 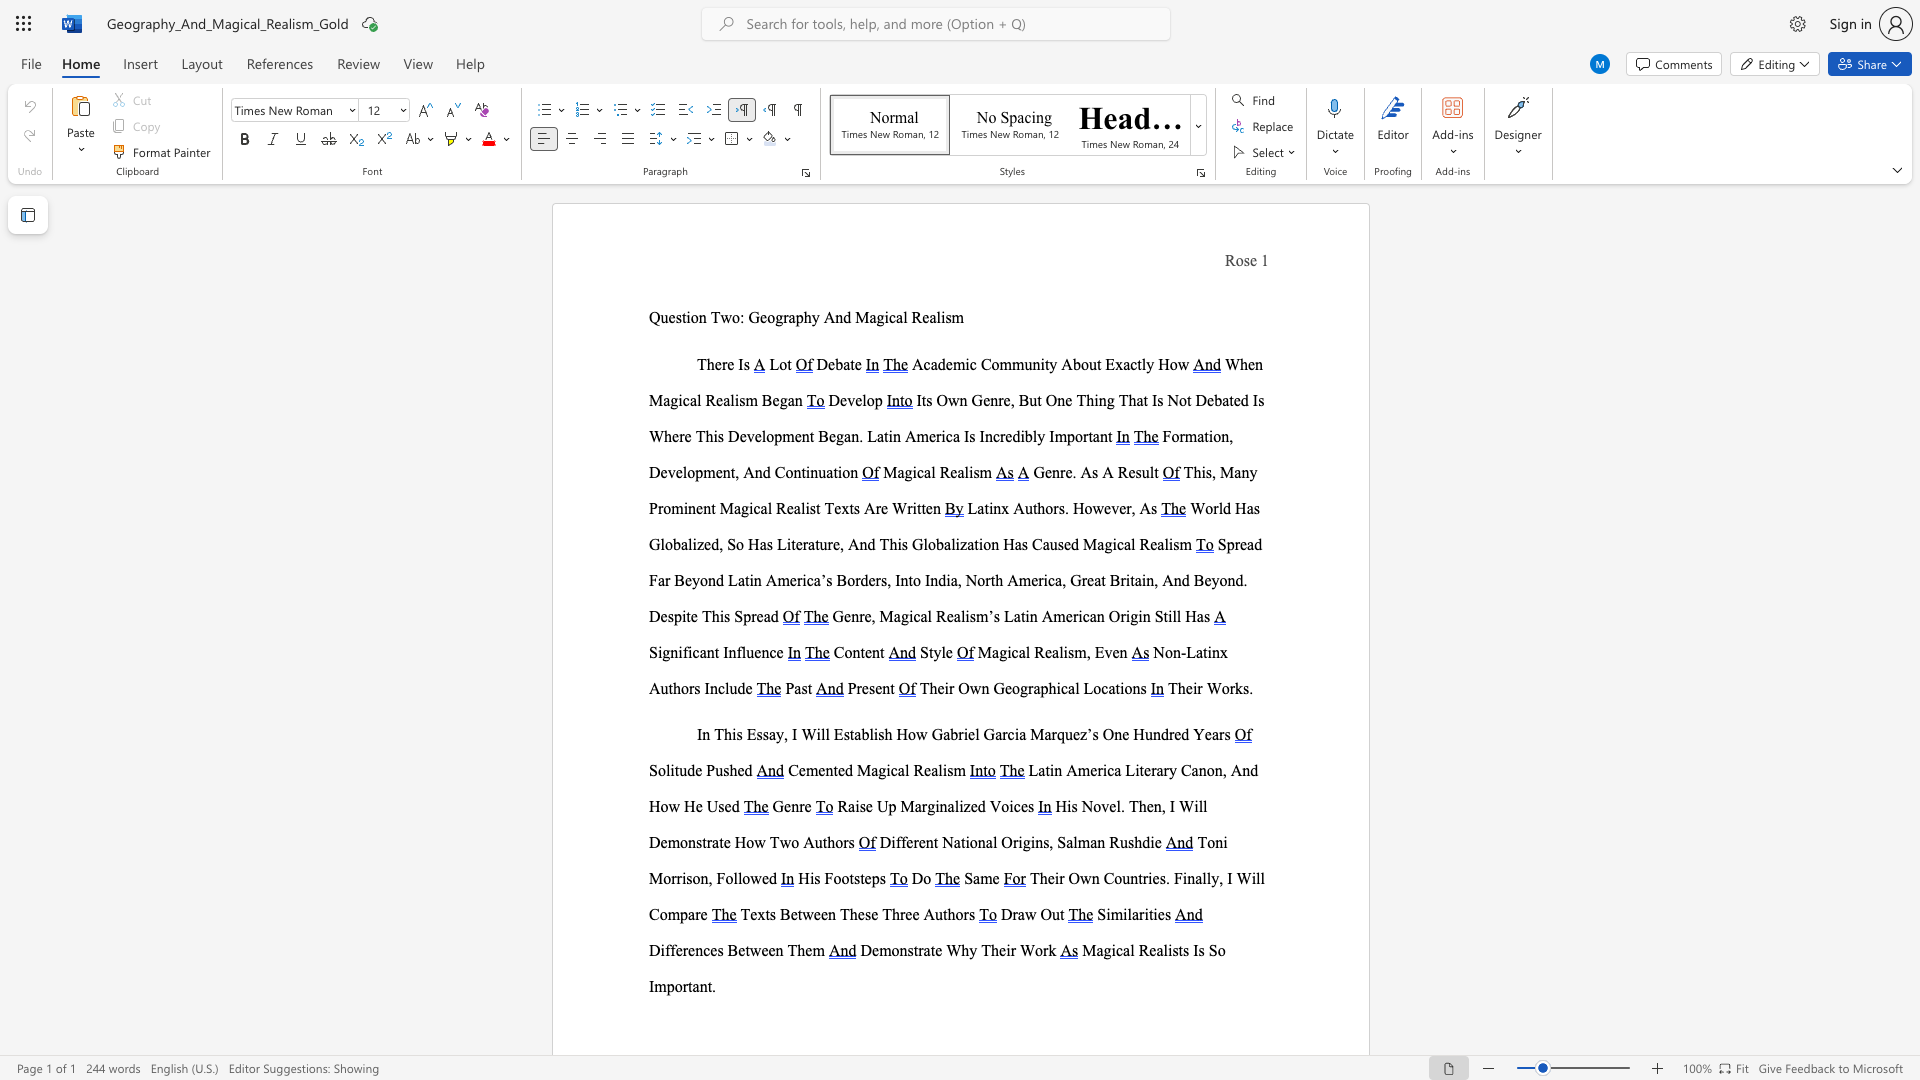 I want to click on the subset text "sm" within the text "Magical Realism", so click(x=973, y=472).